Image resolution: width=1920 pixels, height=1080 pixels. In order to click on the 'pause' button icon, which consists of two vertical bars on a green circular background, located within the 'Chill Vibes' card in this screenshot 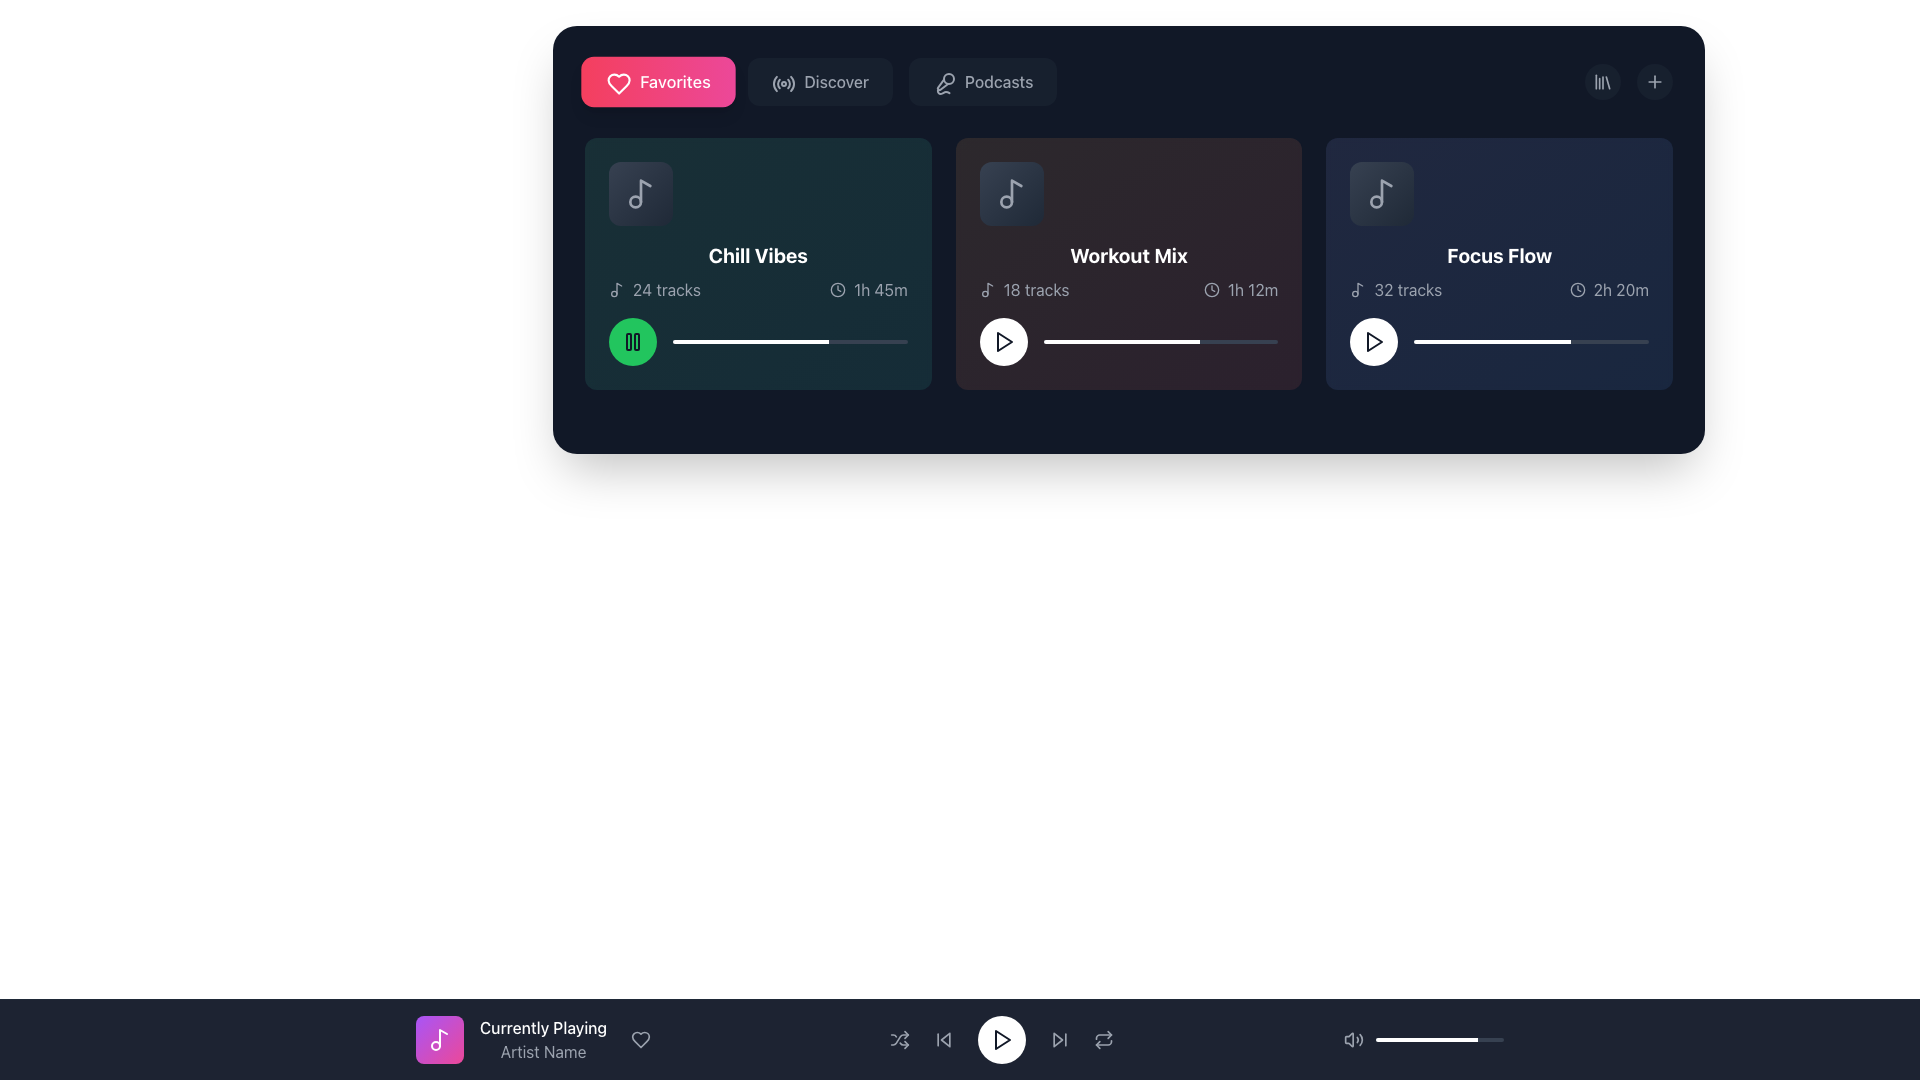, I will do `click(632, 341)`.